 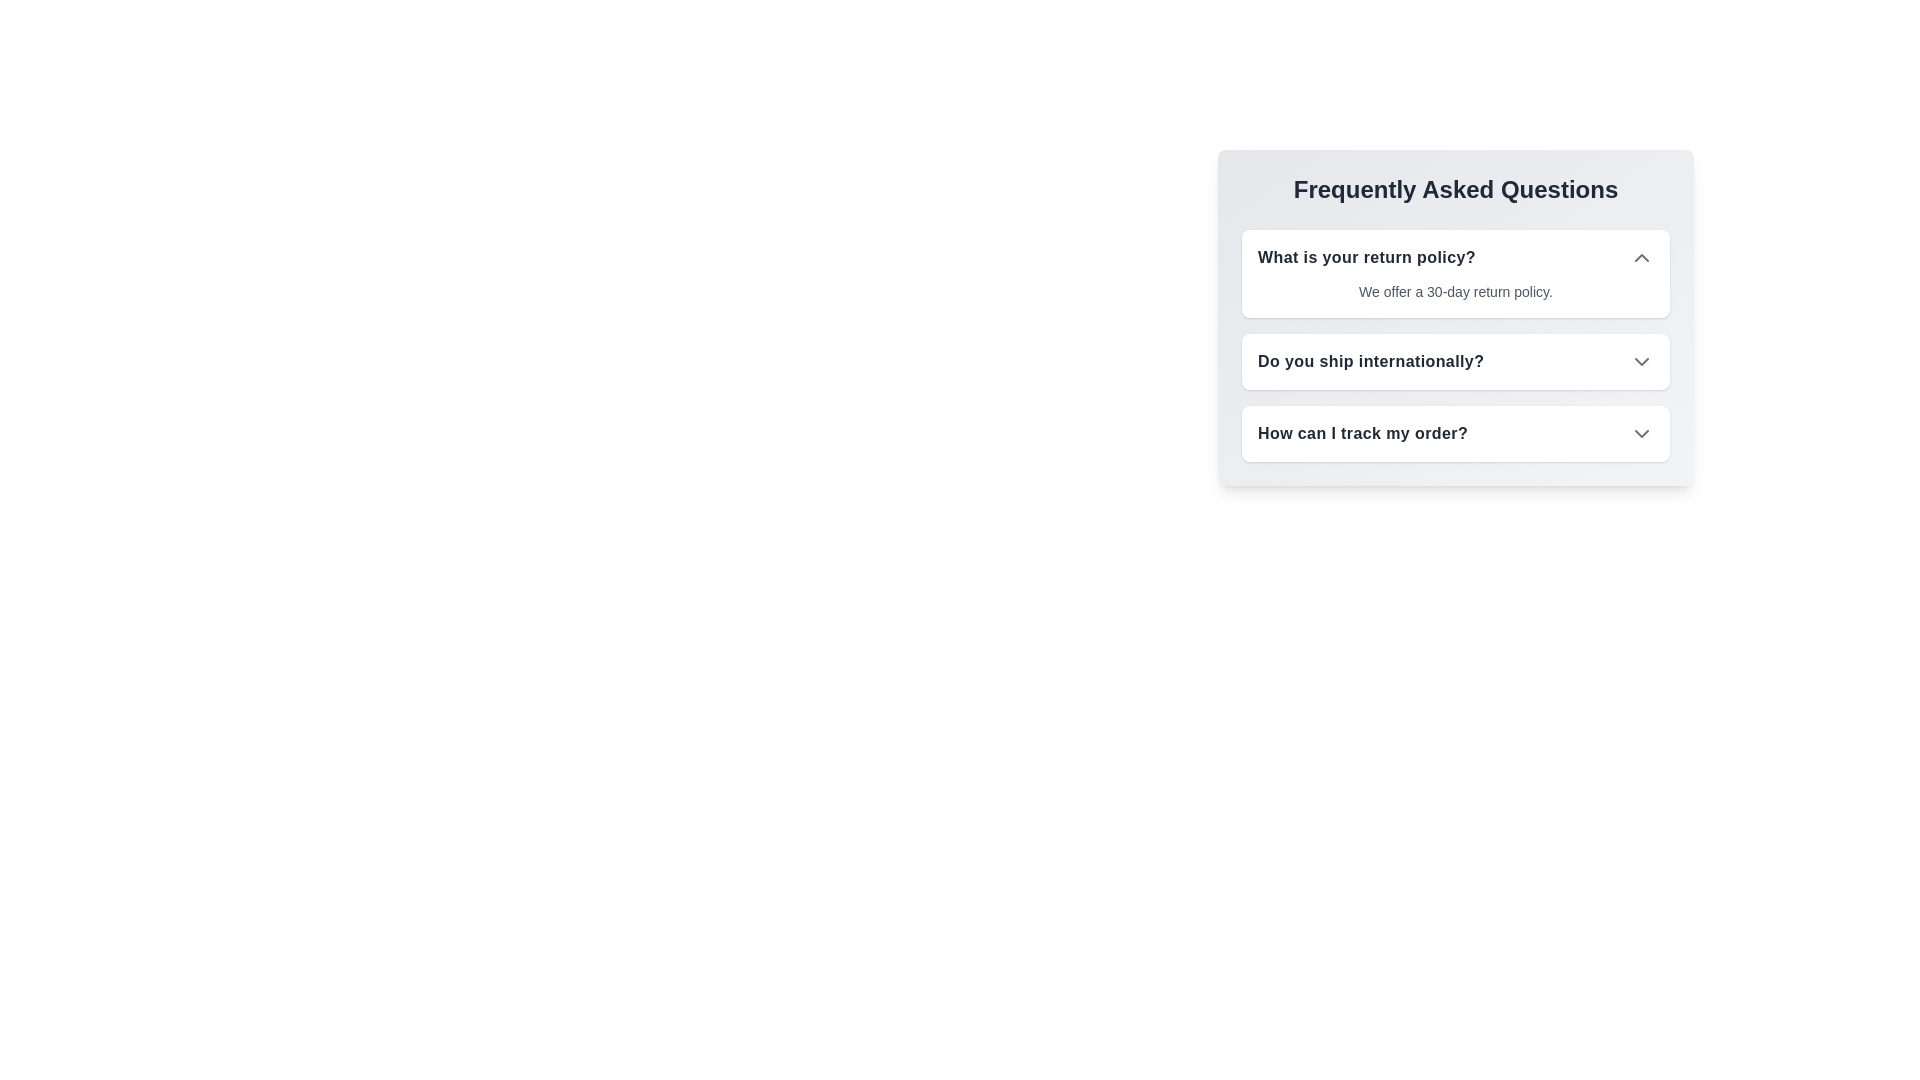 What do you see at coordinates (1641, 362) in the screenshot?
I see `the FAQ question Do you ship internationally? to toggle its answer` at bounding box center [1641, 362].